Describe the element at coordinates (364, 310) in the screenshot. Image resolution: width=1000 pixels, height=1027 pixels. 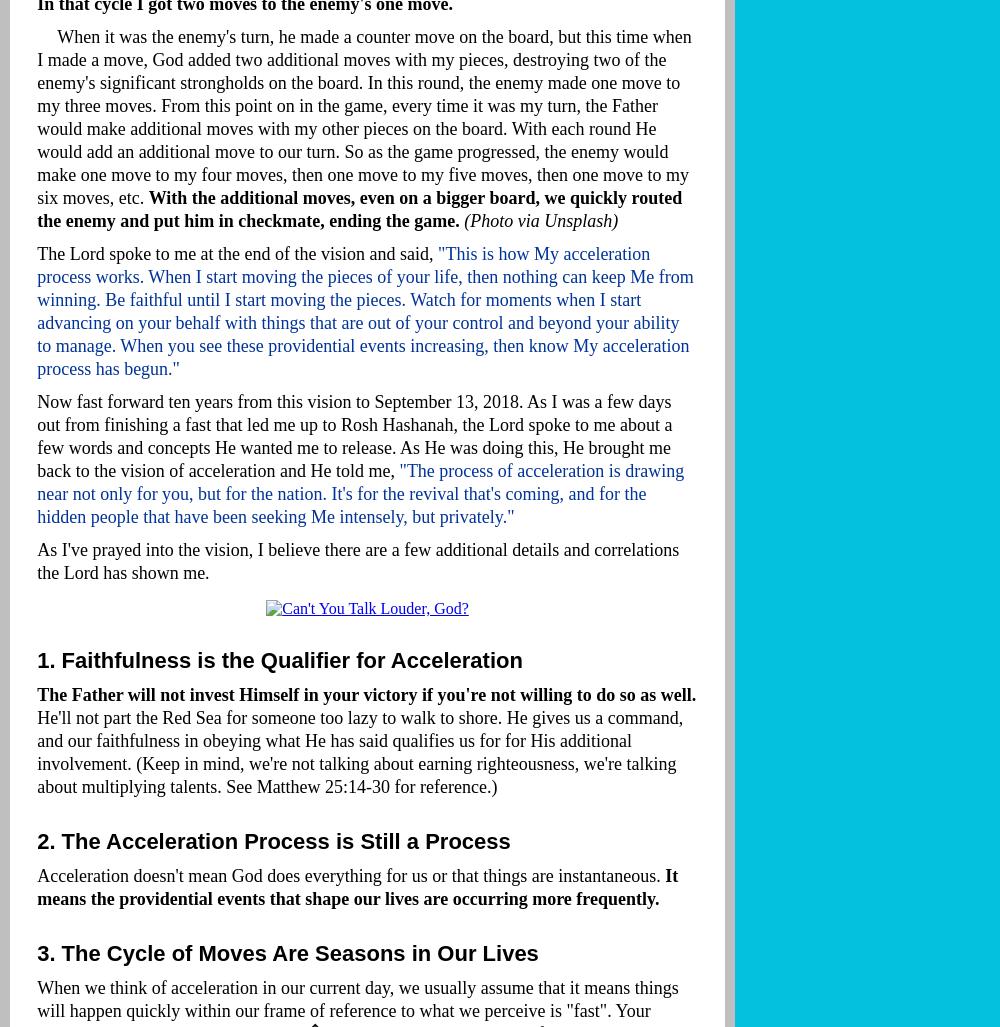
I see `'"This is how My acceleration process works. When I start moving the pieces of your life, then nothing can keep Me from winning. Be faithful until I start moving the pieces. Watch for moments when I start advancing on your behalf with things that are out of your control and beyond your ability to manage.  When you see these providential events increasing, then know My acceleration process has begun."'` at that location.